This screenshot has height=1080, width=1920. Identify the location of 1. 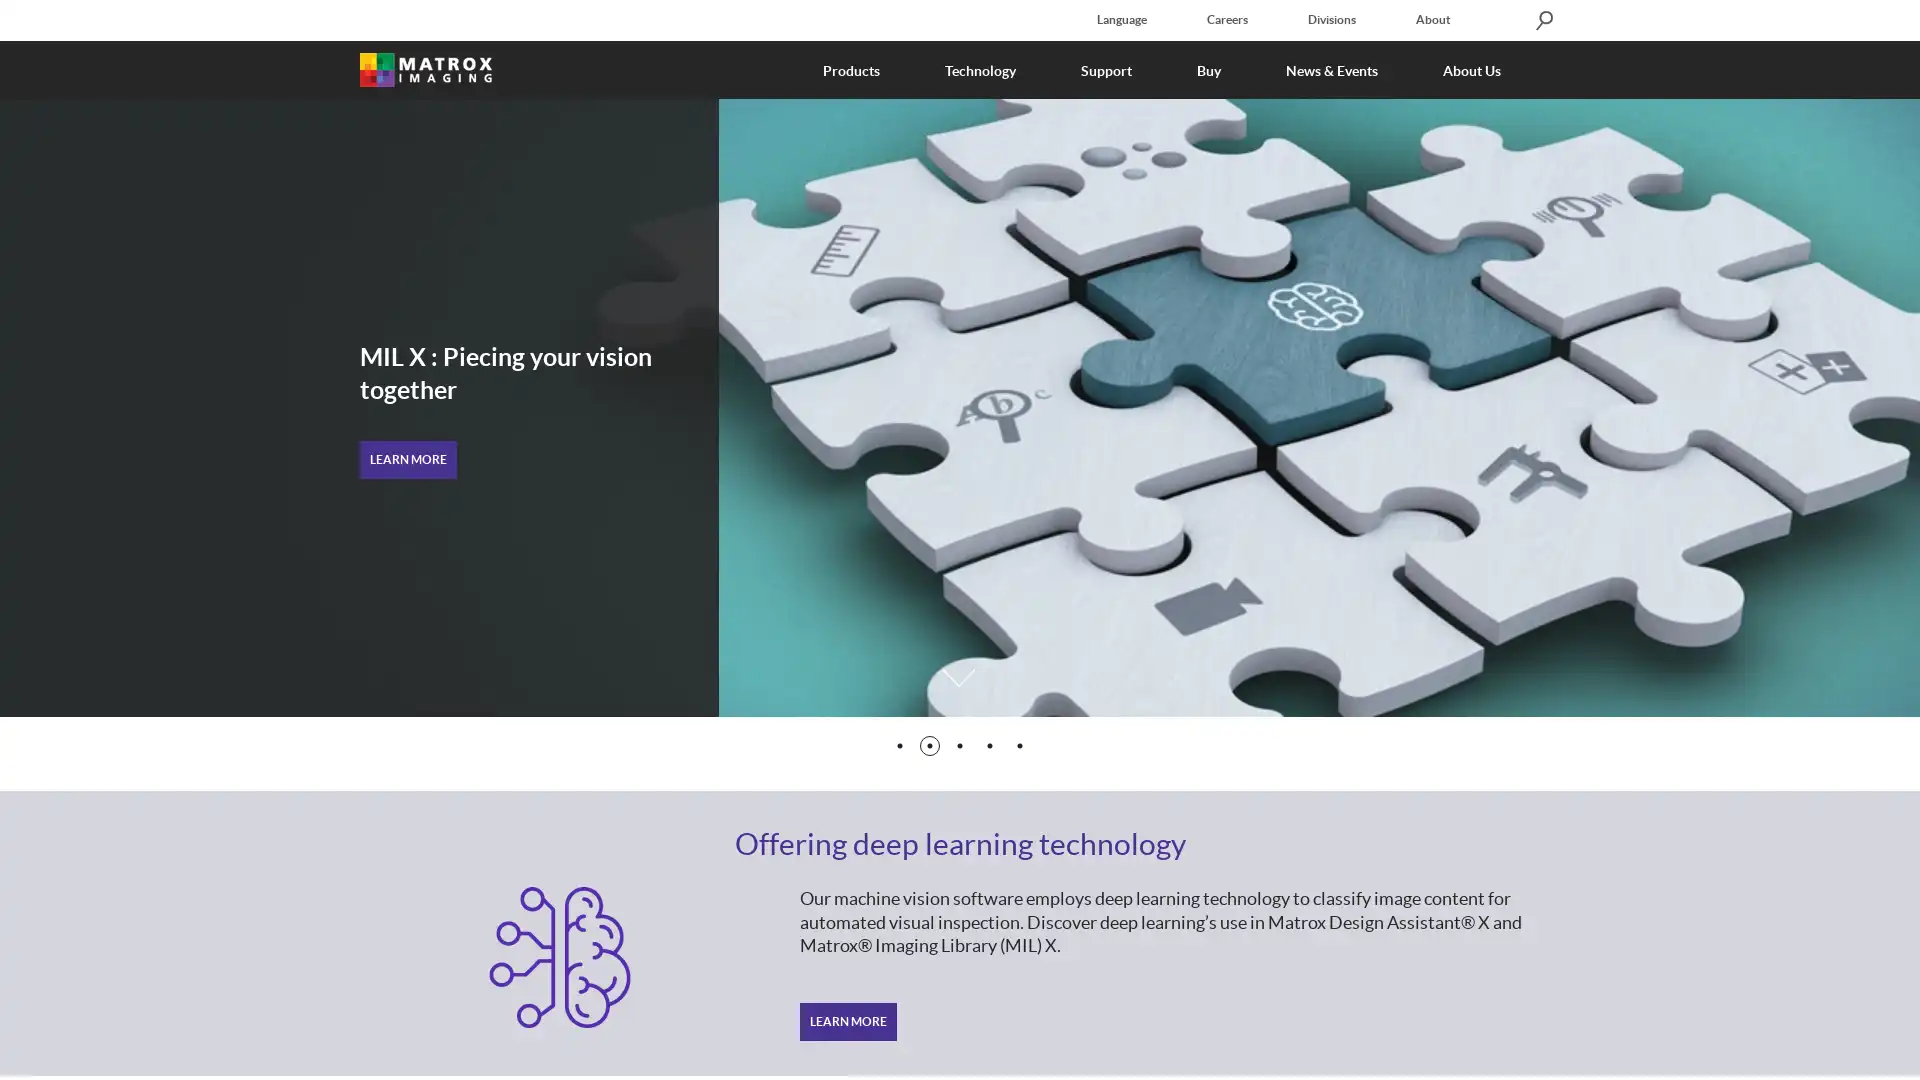
(899, 745).